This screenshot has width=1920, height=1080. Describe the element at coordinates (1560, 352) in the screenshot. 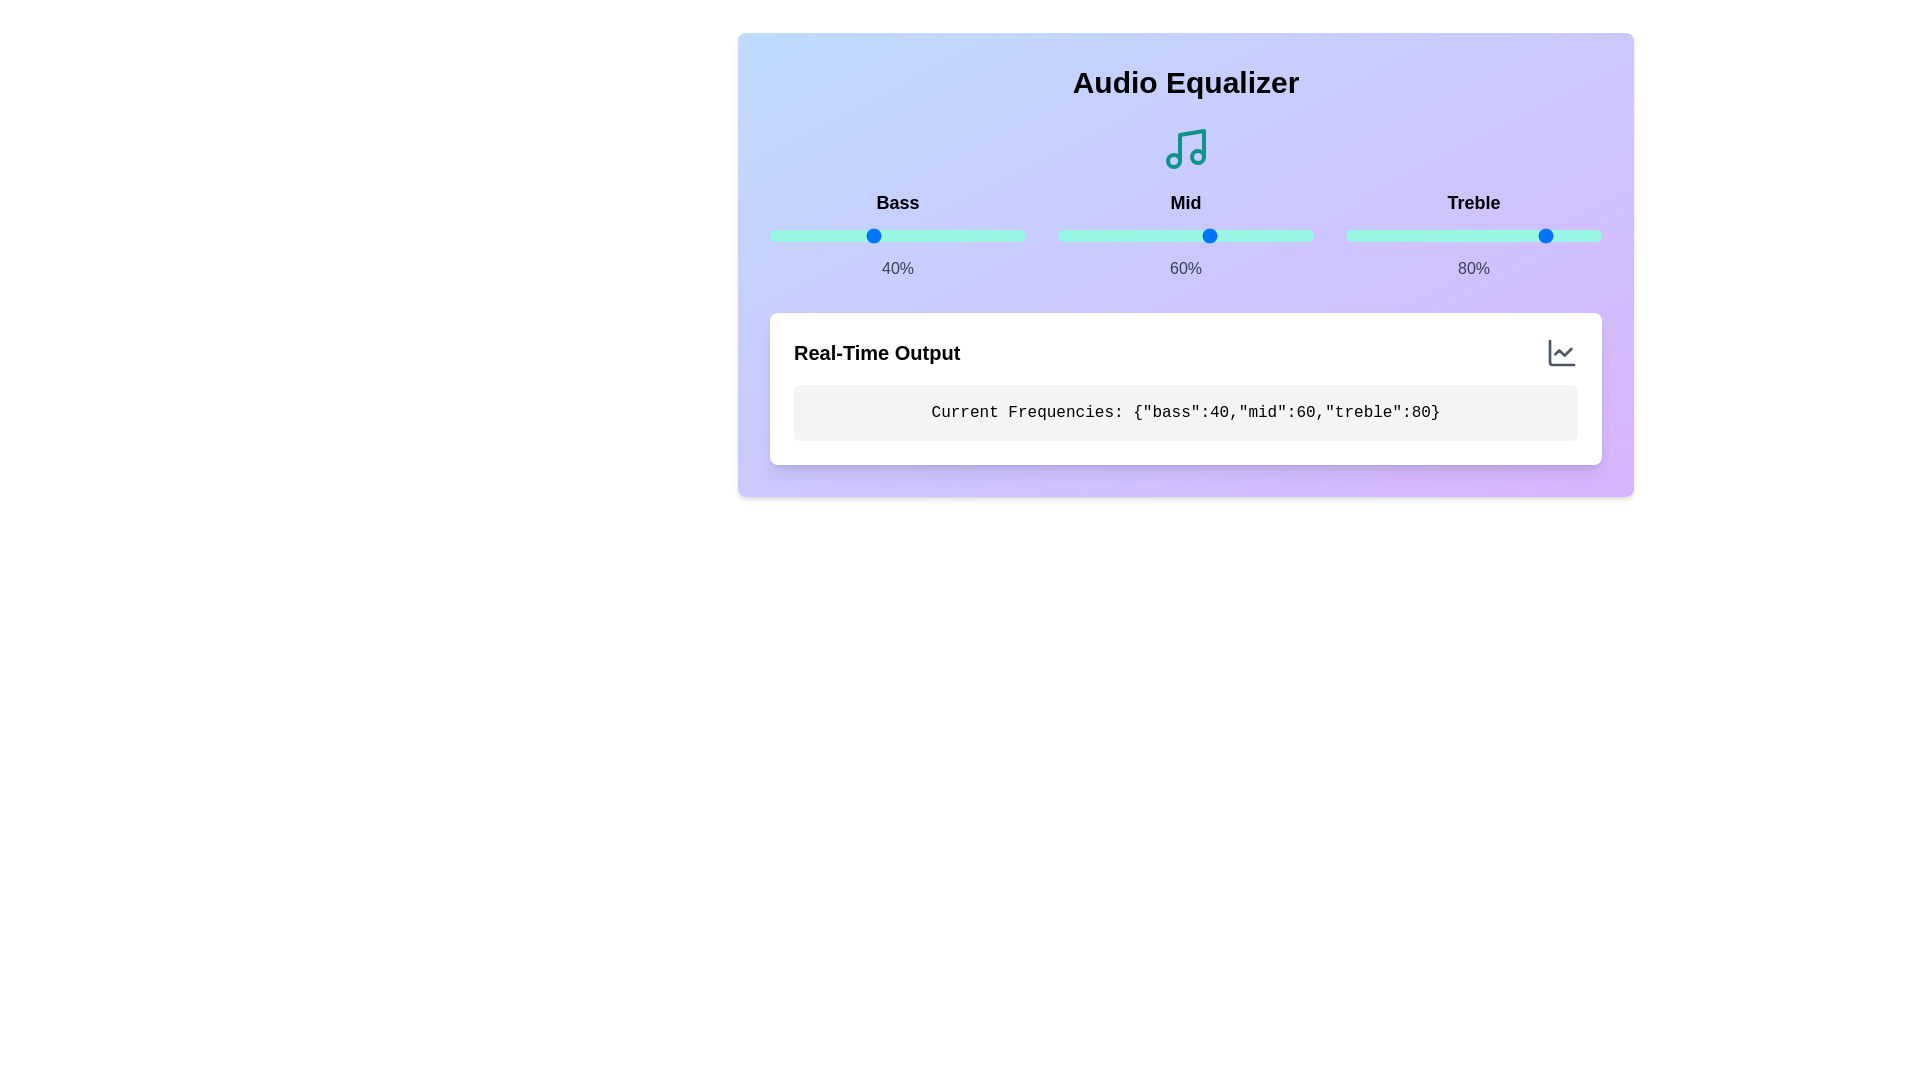

I see `the line chart icon located near the top-right area of the 'Real-Time Output' content box` at that location.